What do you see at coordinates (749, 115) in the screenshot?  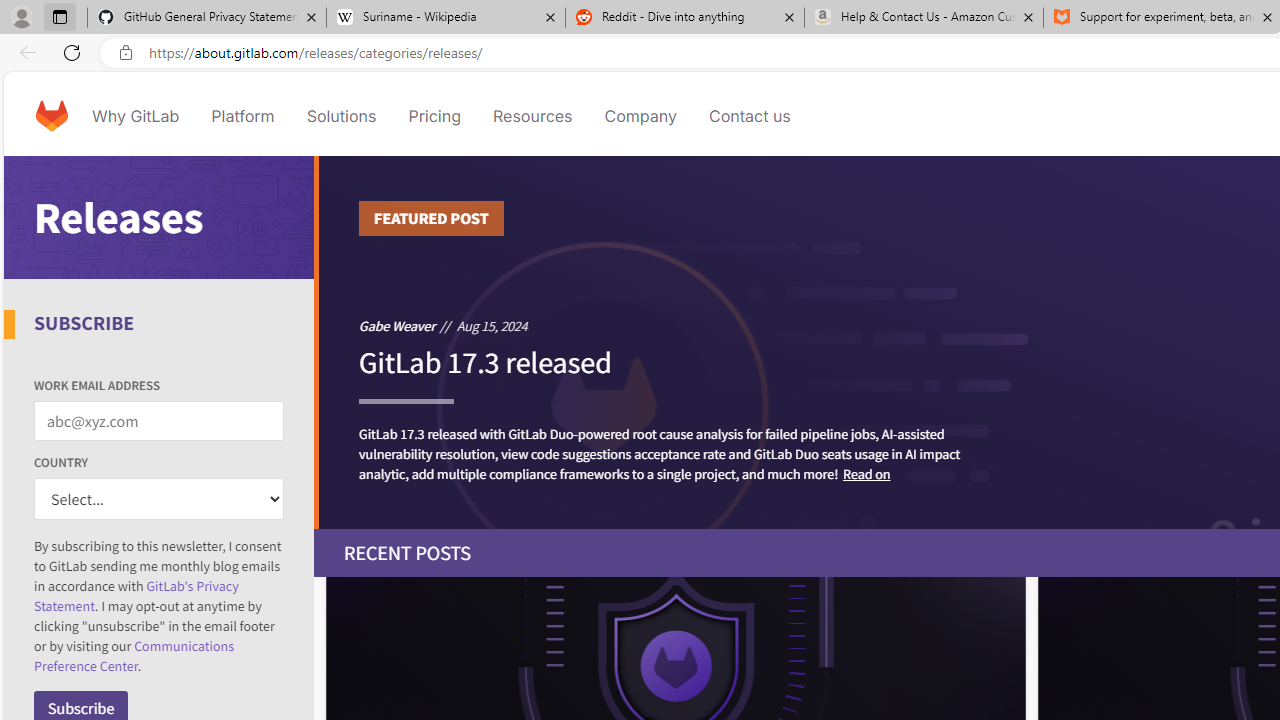 I see `'Contact us'` at bounding box center [749, 115].